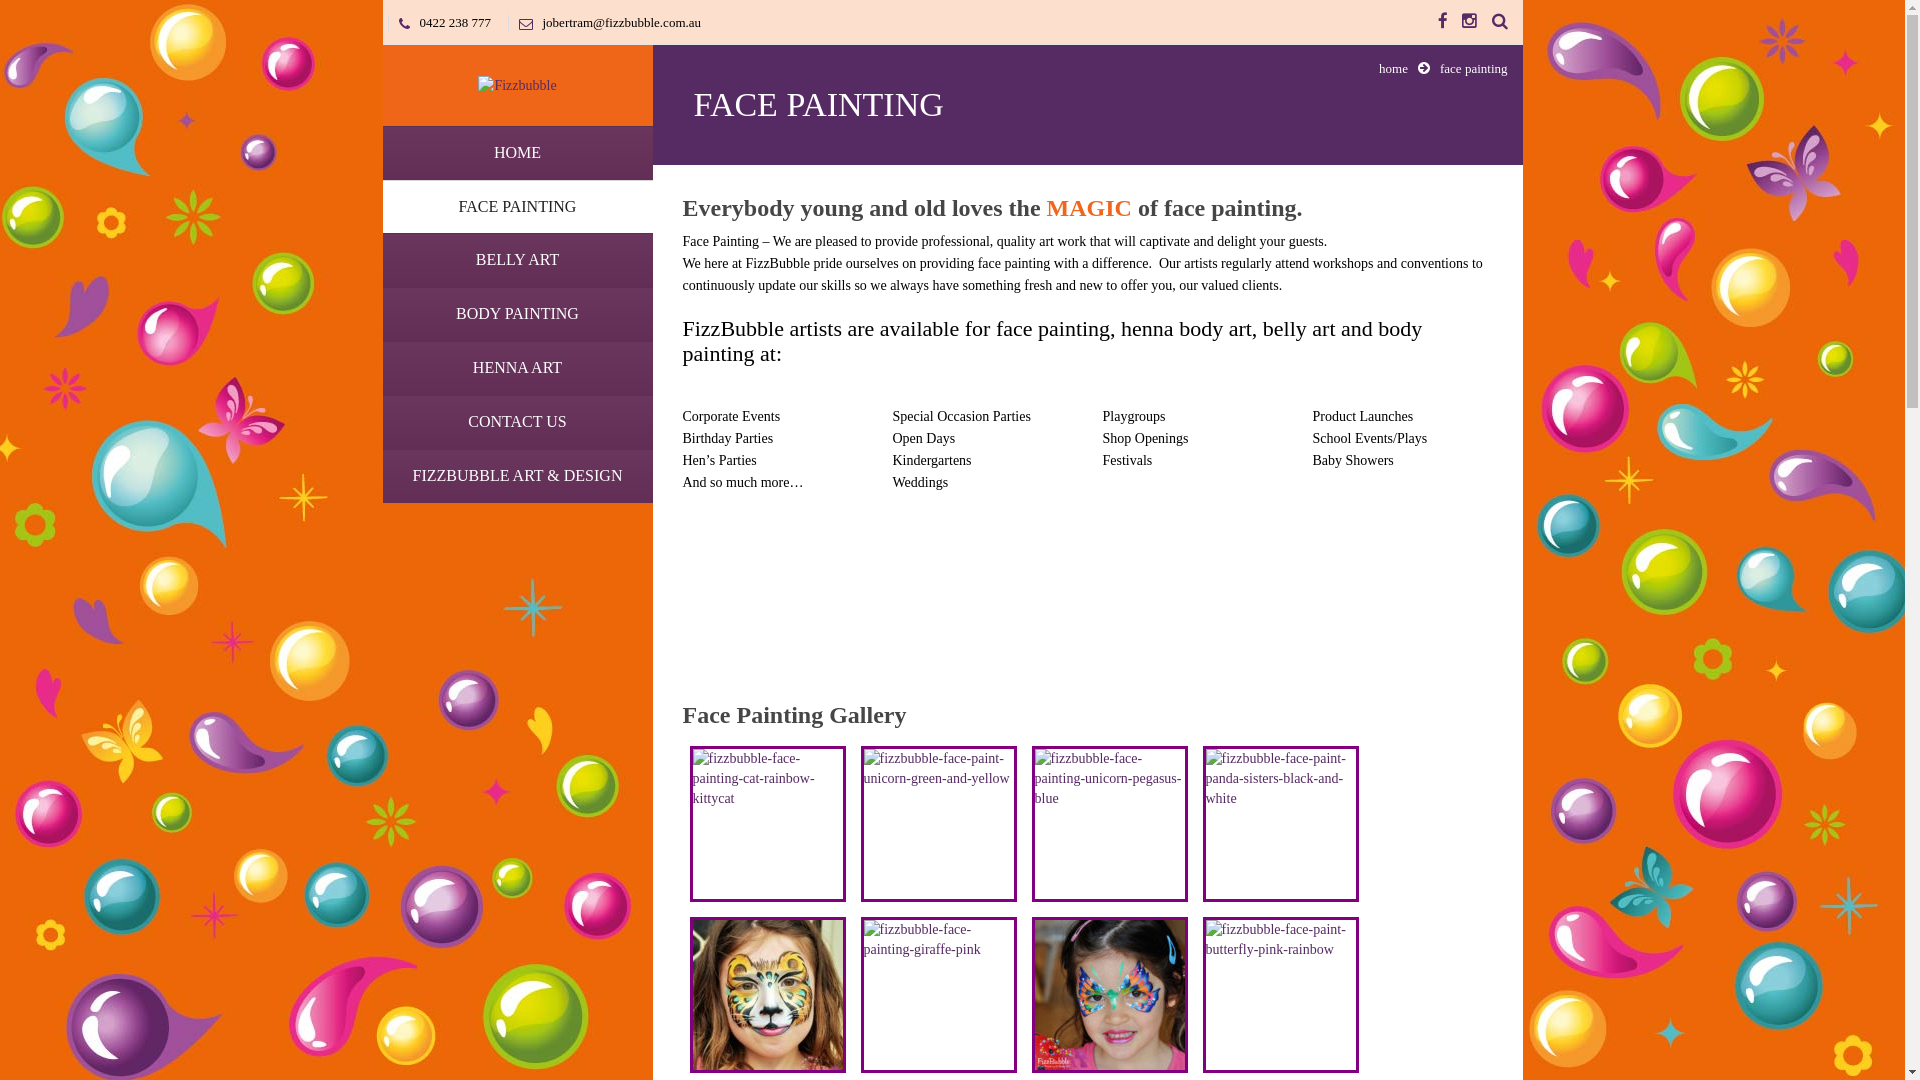 This screenshot has width=1920, height=1080. I want to click on 'BELLY ART', so click(517, 258).